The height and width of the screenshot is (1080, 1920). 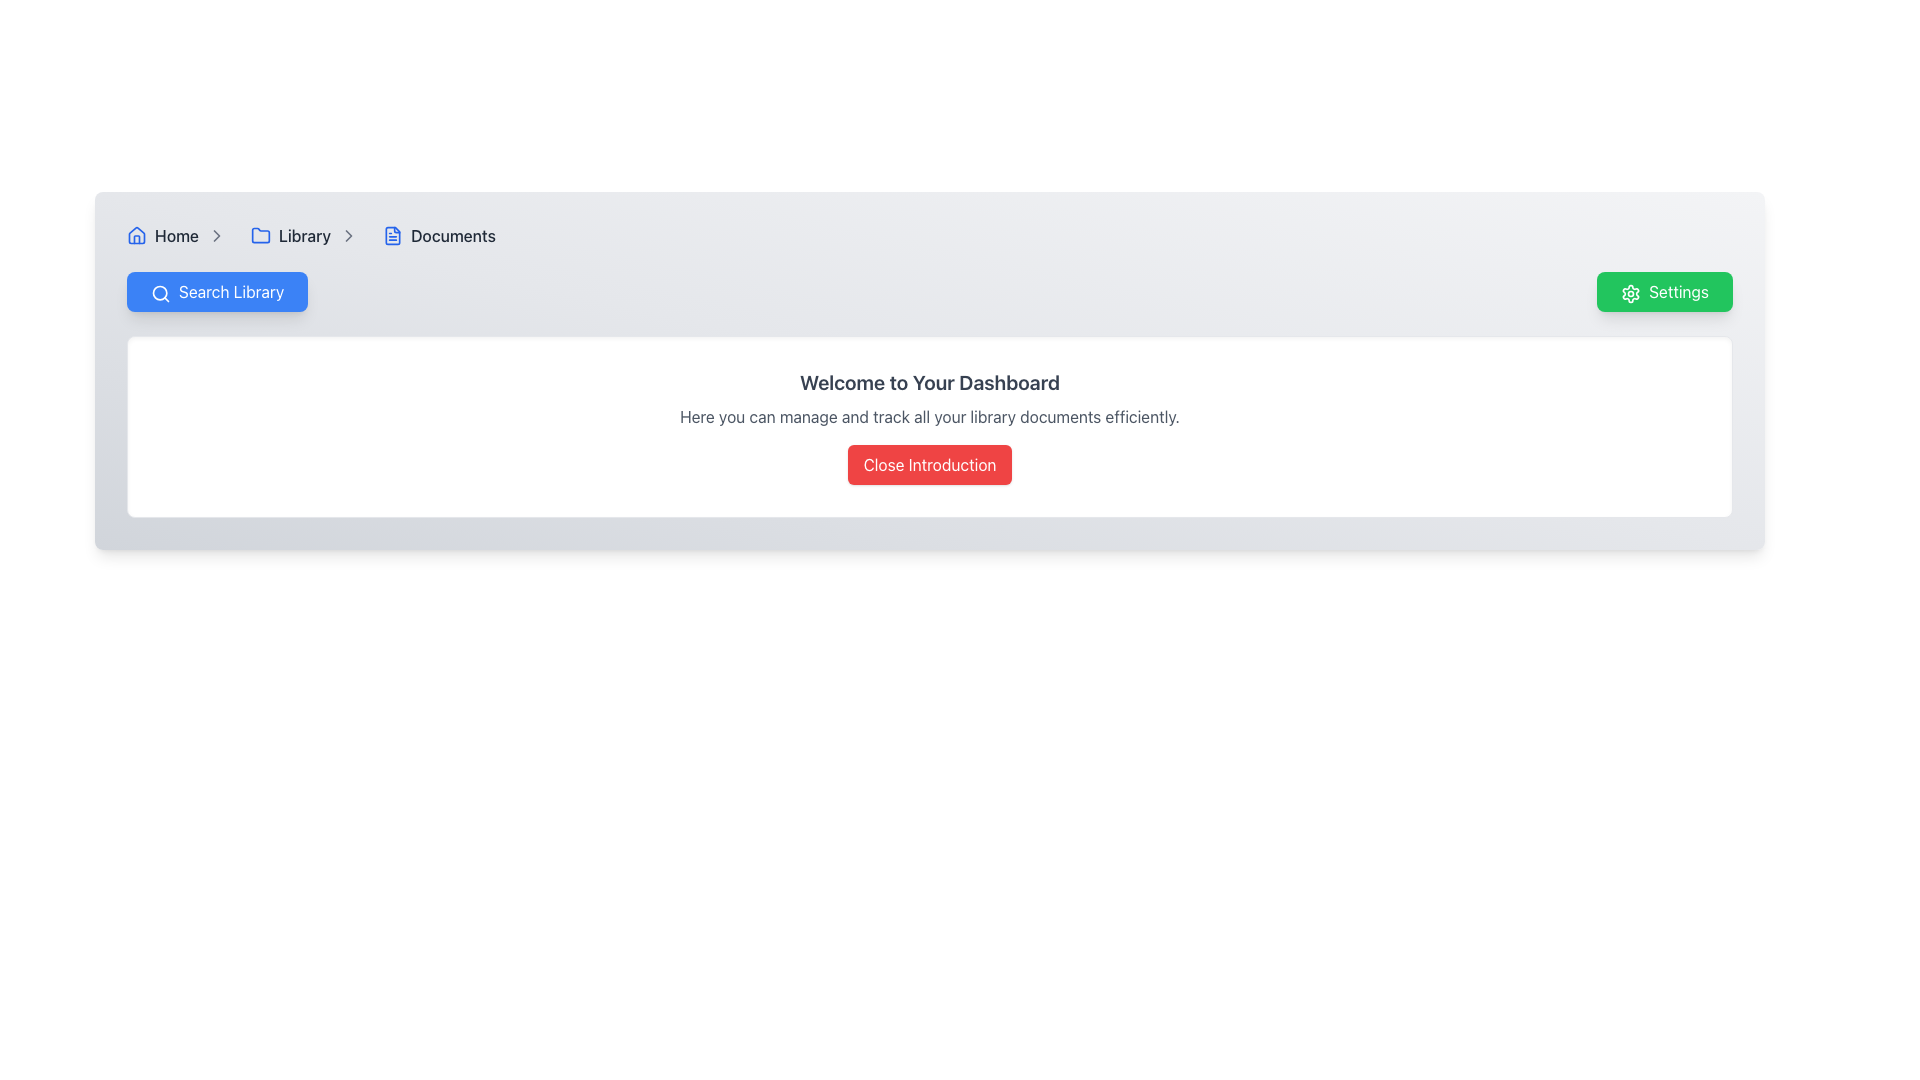 I want to click on the gear-shaped icon located on the left-hand side of the 'Settings' button at the top-right corner of the interface, so click(x=1631, y=293).